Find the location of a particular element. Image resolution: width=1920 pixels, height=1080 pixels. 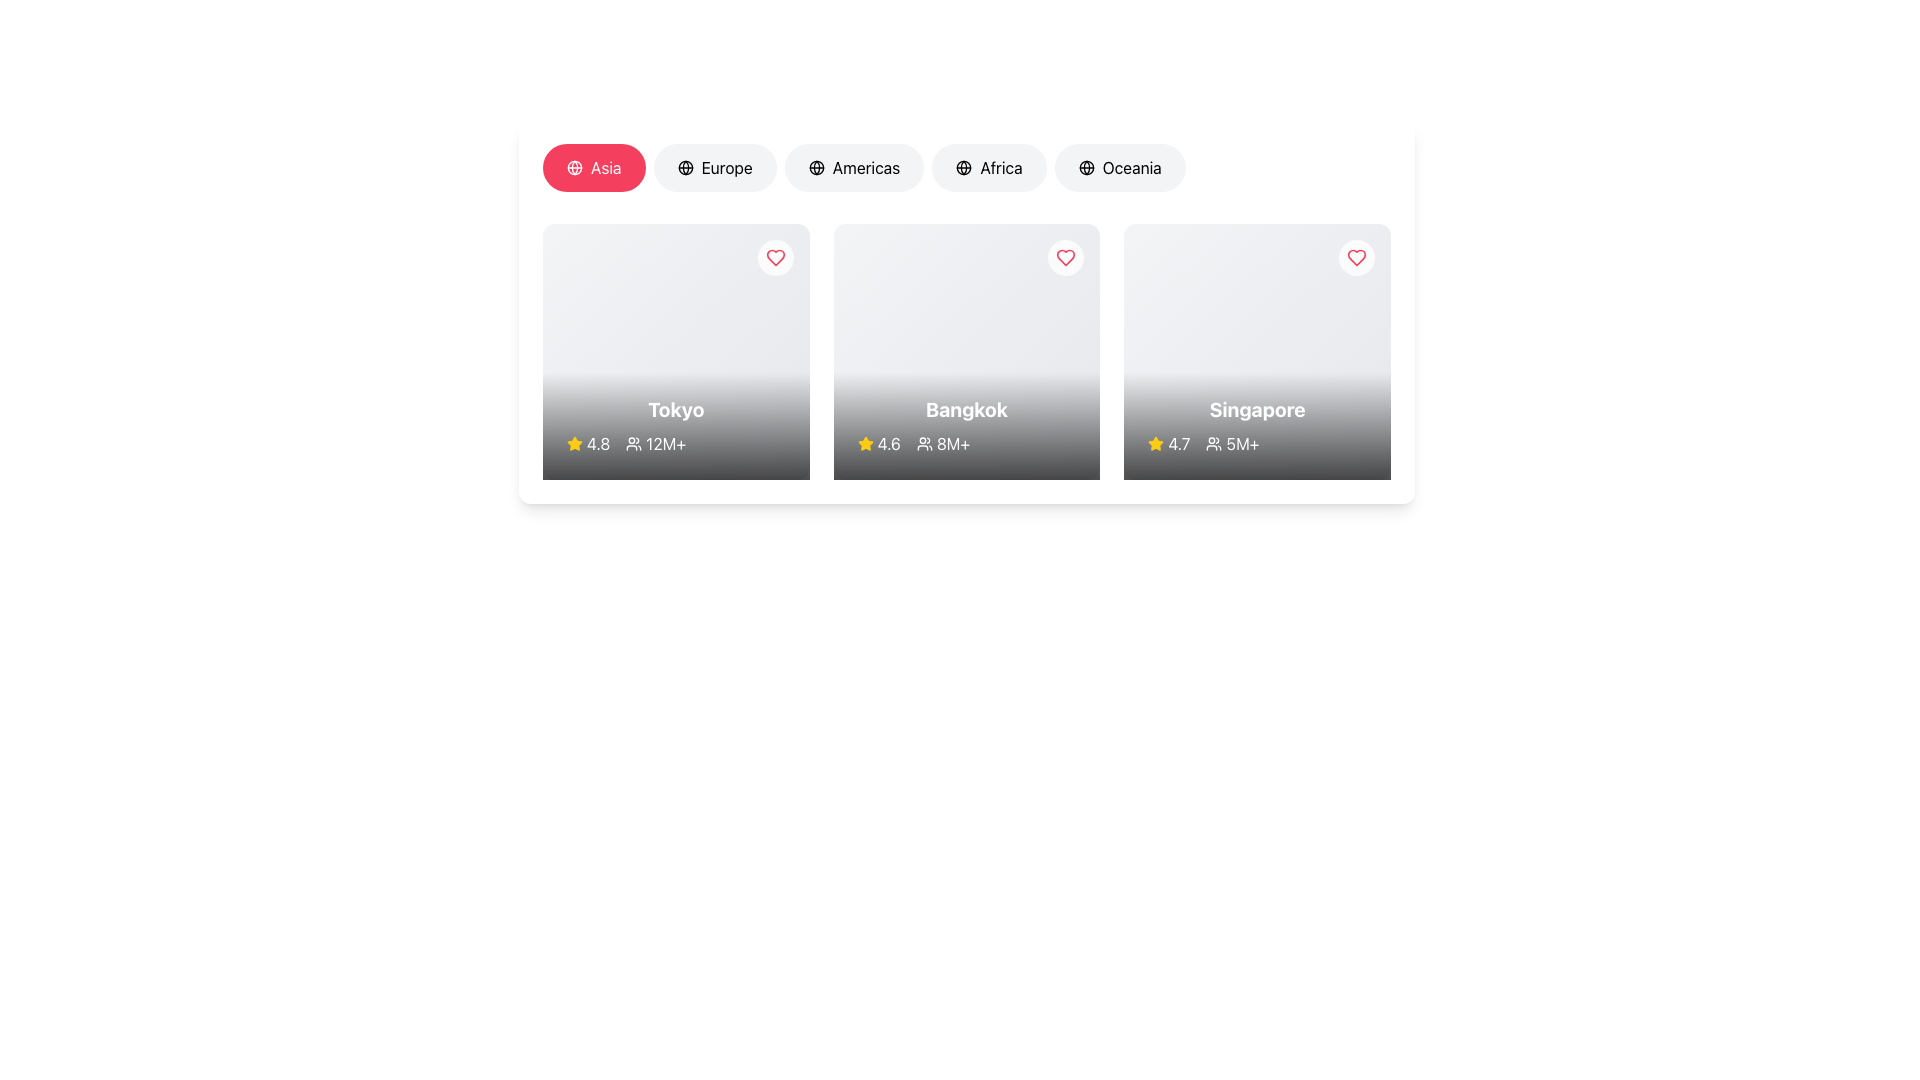

the icon depicting two user silhouettes, which is styled with a rounded outline and colored white, located to the left of the '12M+' text within the first card of the horizontal card layout is located at coordinates (633, 442).